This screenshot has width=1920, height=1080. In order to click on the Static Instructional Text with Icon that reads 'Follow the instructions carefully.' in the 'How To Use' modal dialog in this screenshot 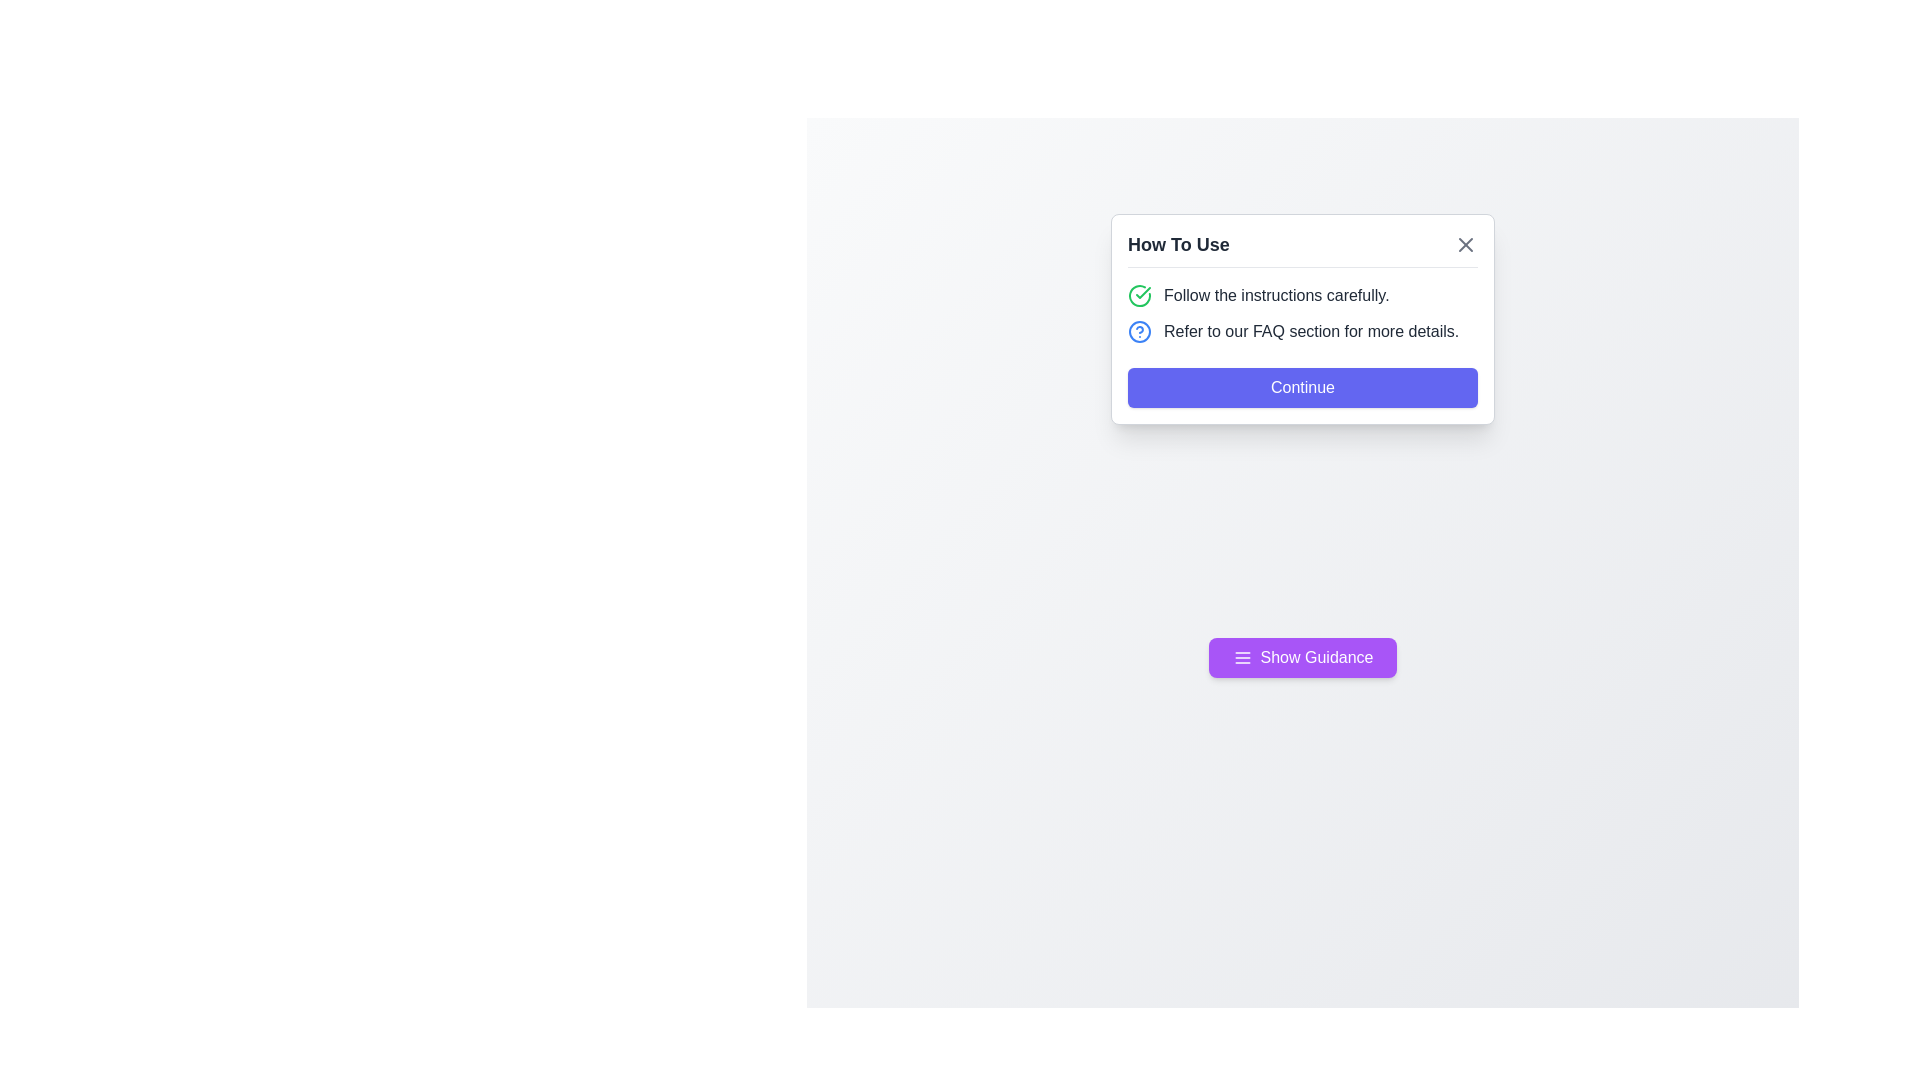, I will do `click(1302, 296)`.